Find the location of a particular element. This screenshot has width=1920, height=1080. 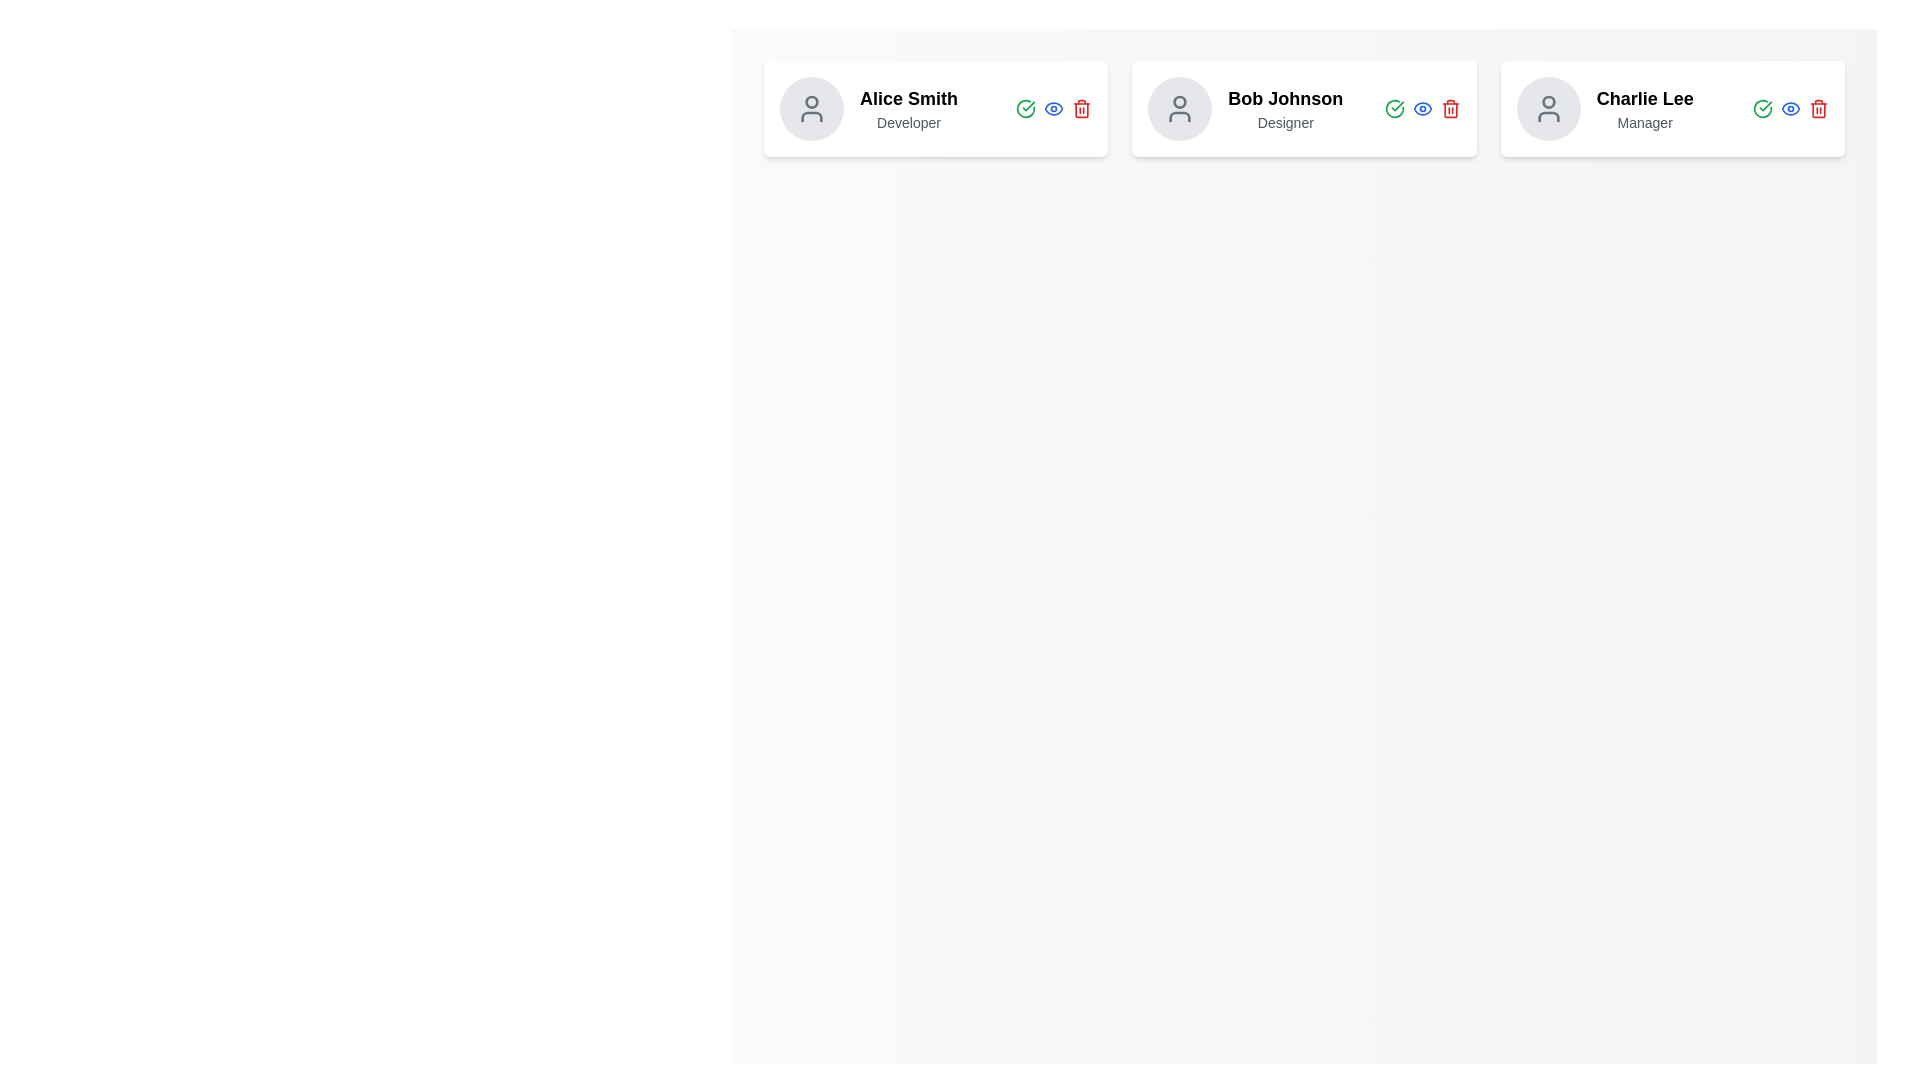

the profile avatar placeholder icon for the user 'Charlie Lee', located on the rightmost card in a horizontal row of three cards, positioned above the text 'Charlie Lee' and 'Manager' is located at coordinates (1547, 108).